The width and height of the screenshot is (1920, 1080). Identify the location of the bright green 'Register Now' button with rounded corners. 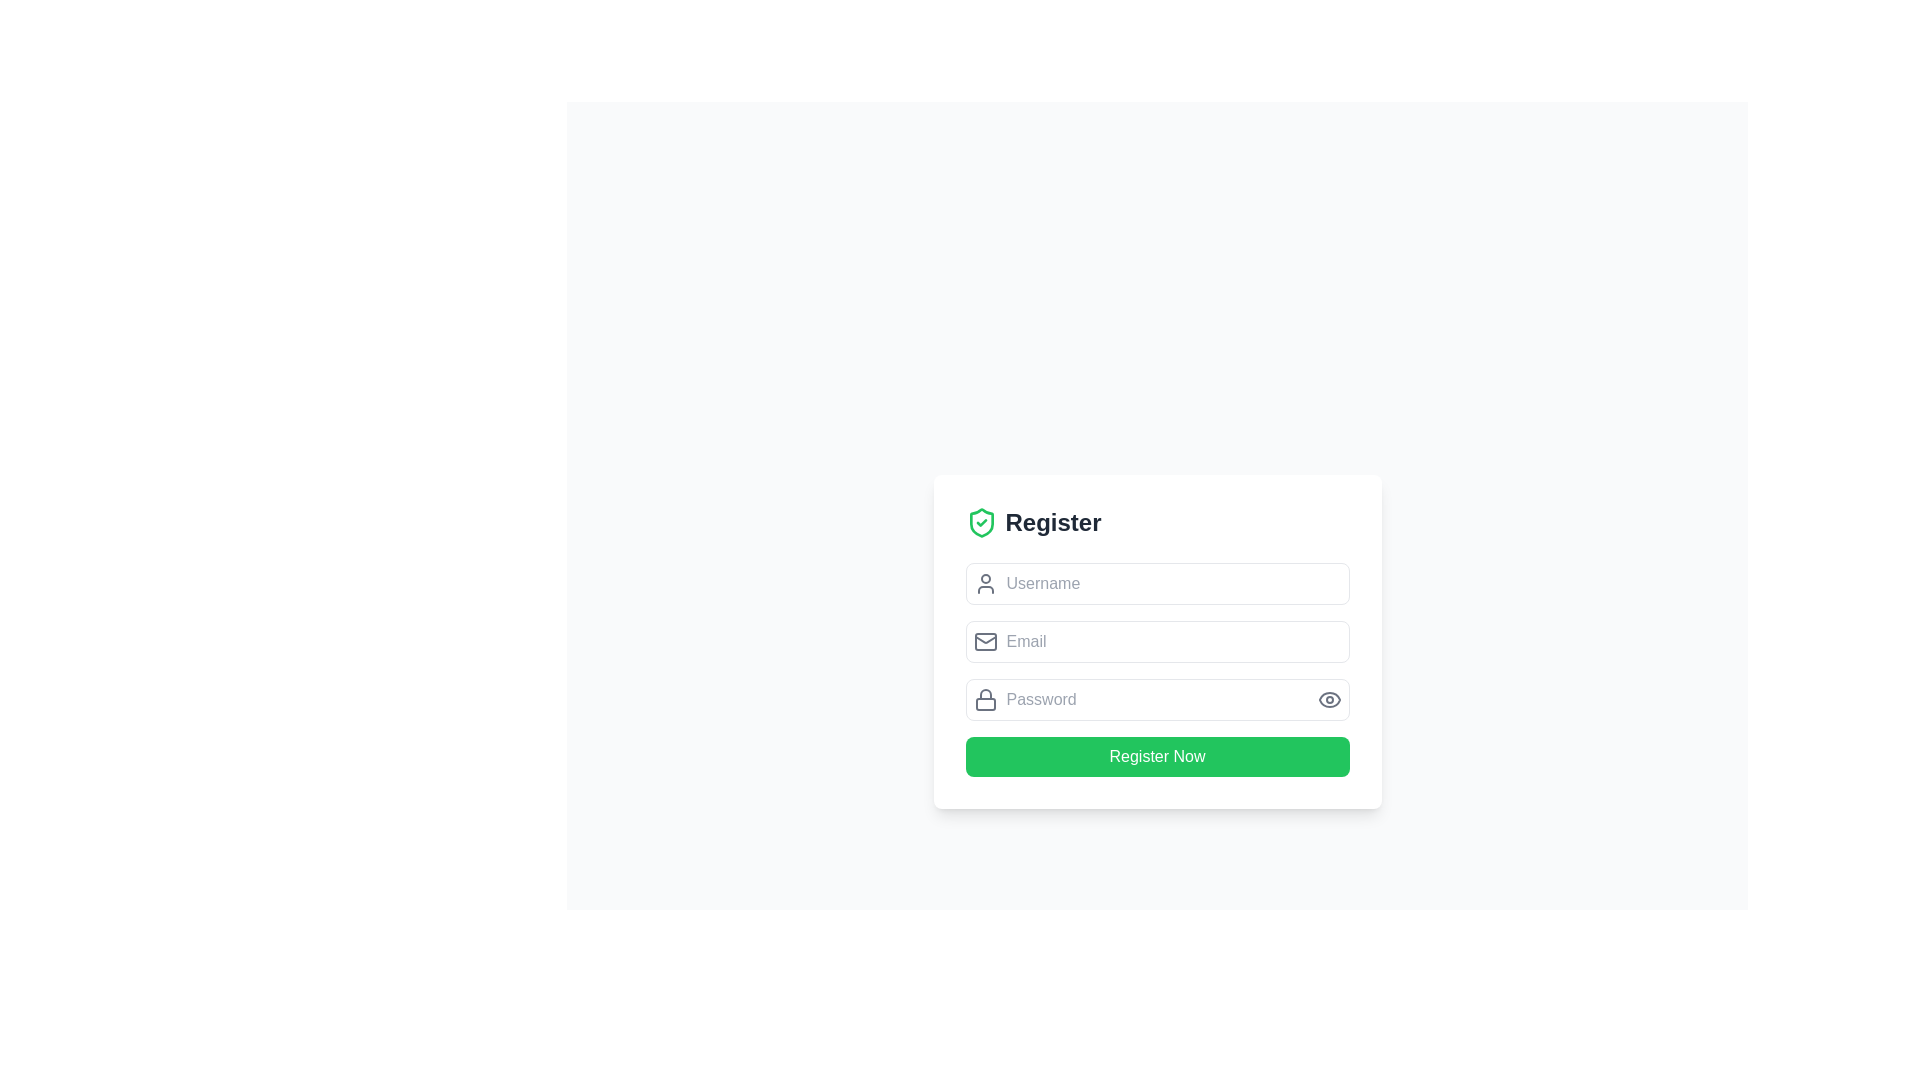
(1157, 756).